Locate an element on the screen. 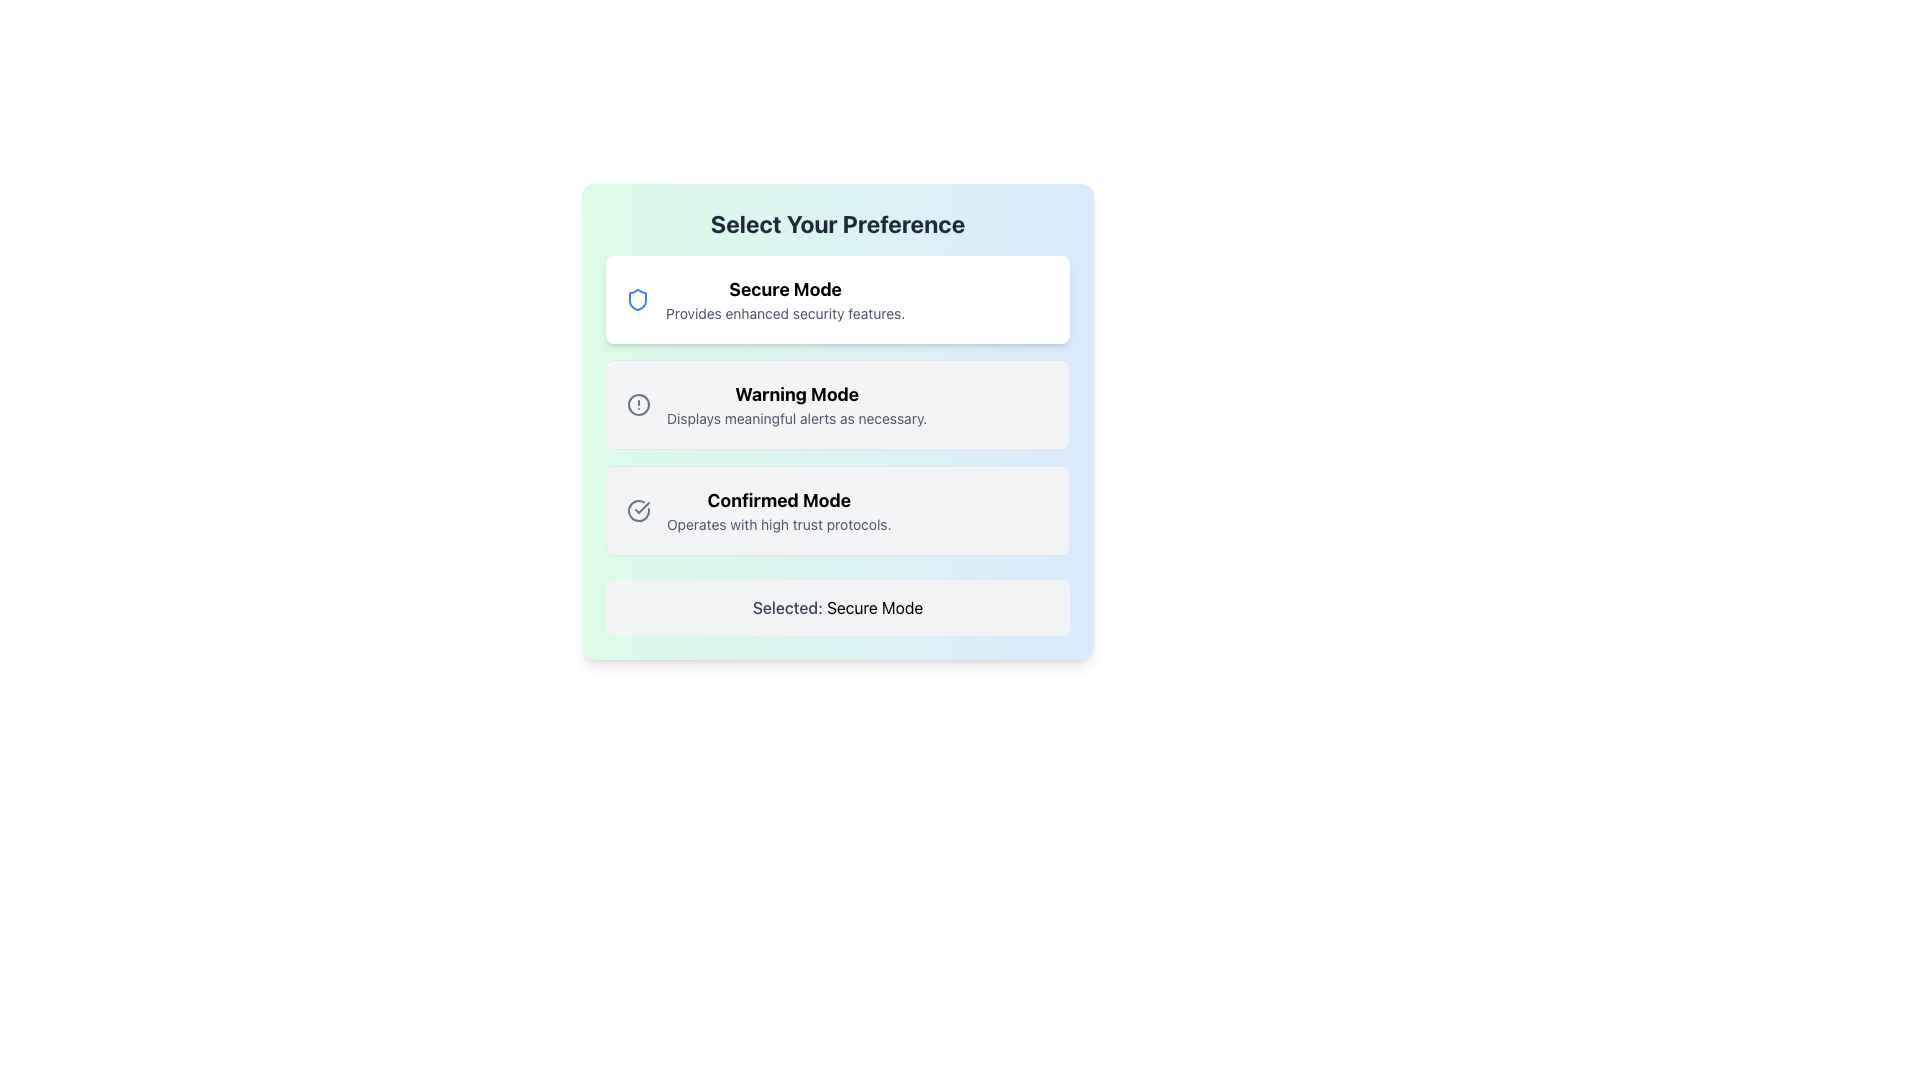  the 'Secure Mode' text label, which includes the bold text 'Secure Mode' and the description 'Provides enhanced security features.' is located at coordinates (784, 300).